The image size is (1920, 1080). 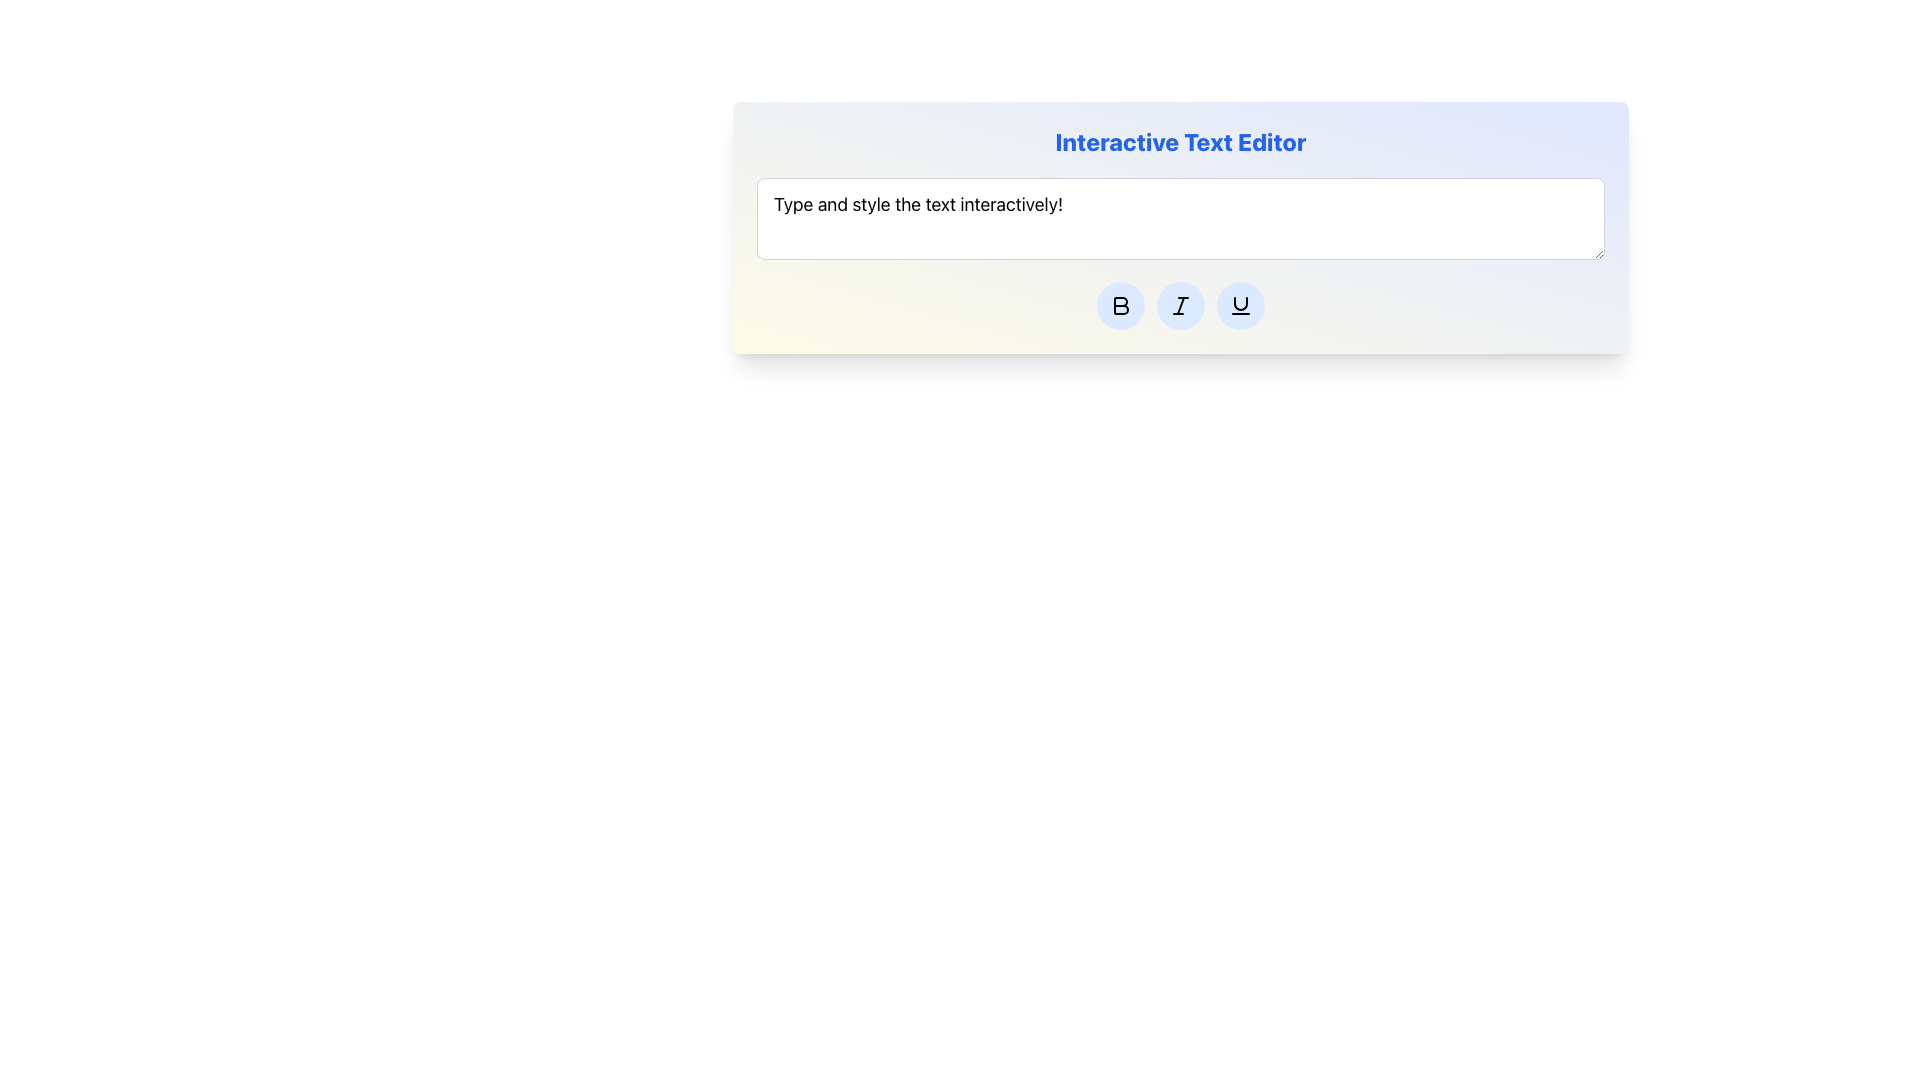 What do you see at coordinates (1180, 141) in the screenshot?
I see `the bold blue text header 'Interactive Text Editor' which is prominently displayed at the top of the interface` at bounding box center [1180, 141].